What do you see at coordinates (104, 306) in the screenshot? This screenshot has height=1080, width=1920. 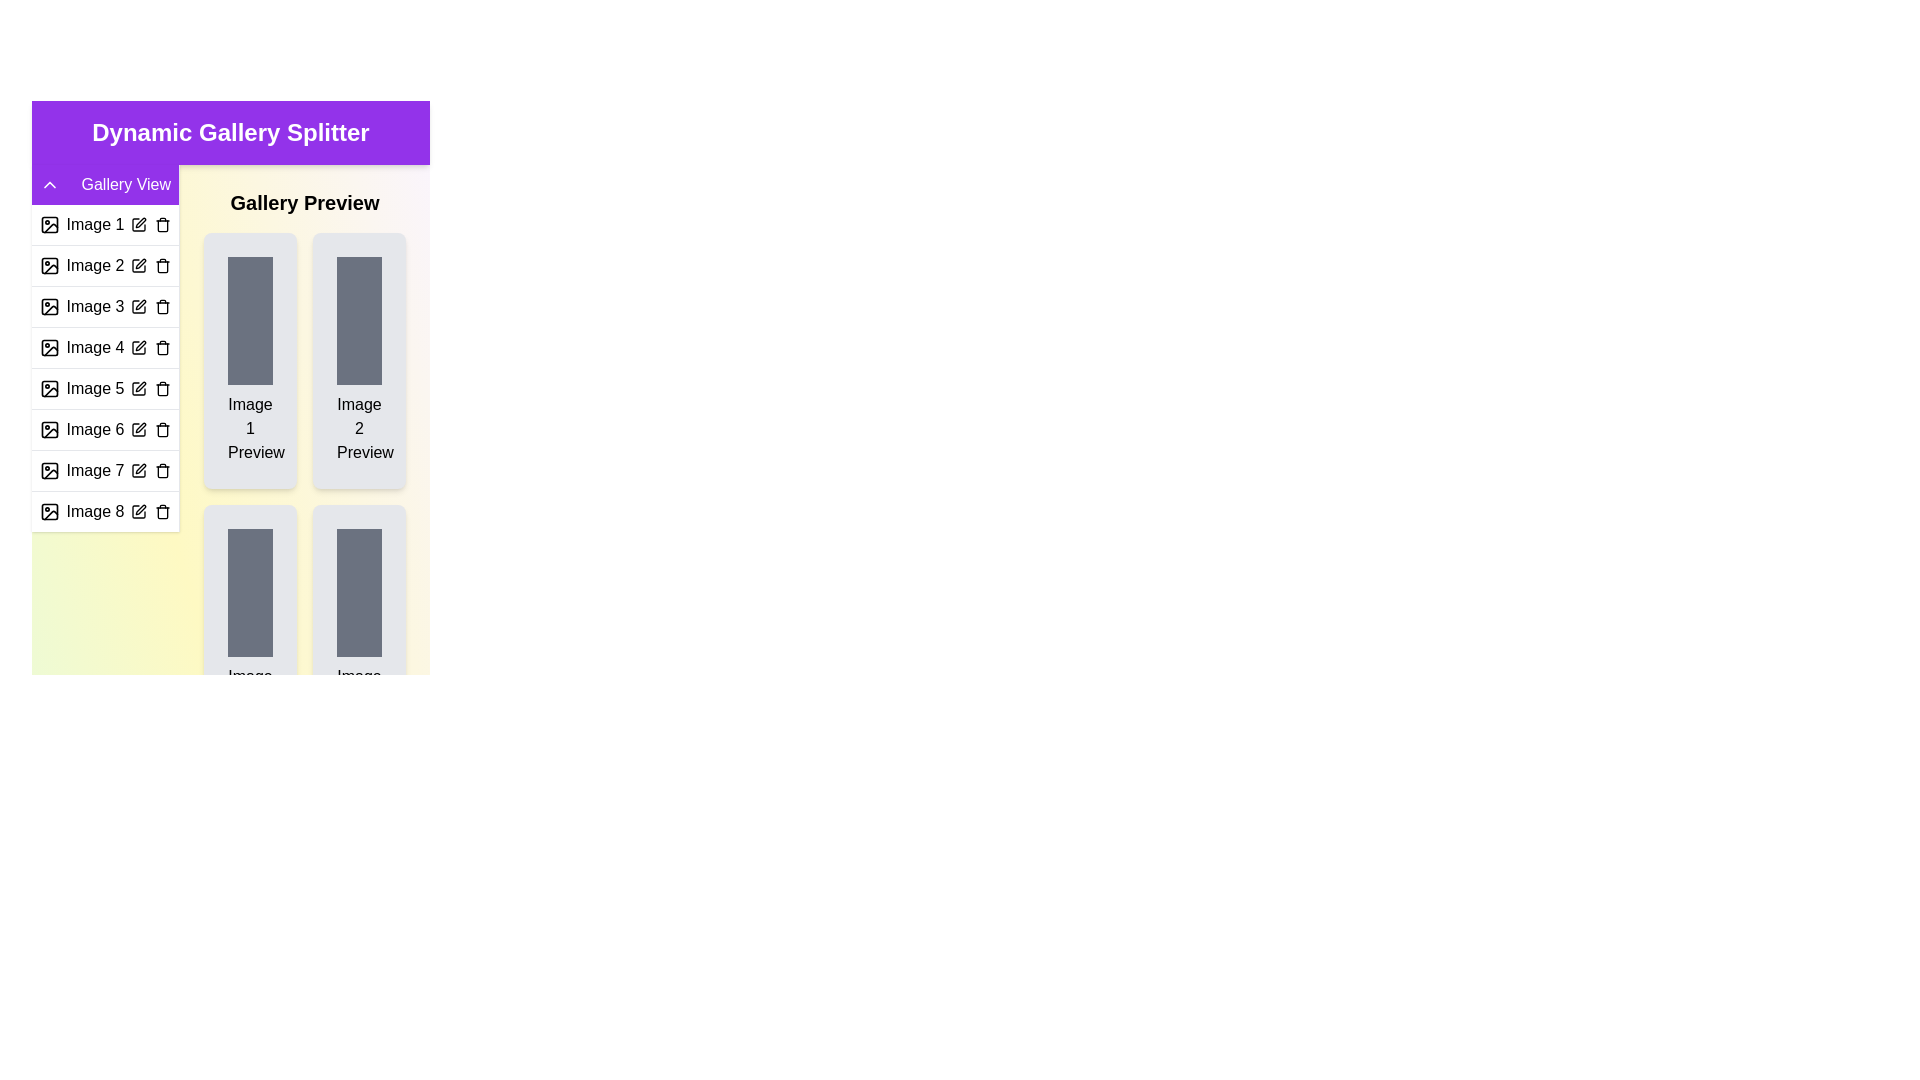 I see `the third item labeled 'Image 3' in the left-side 'Gallery View' menu, which allows users` at bounding box center [104, 306].